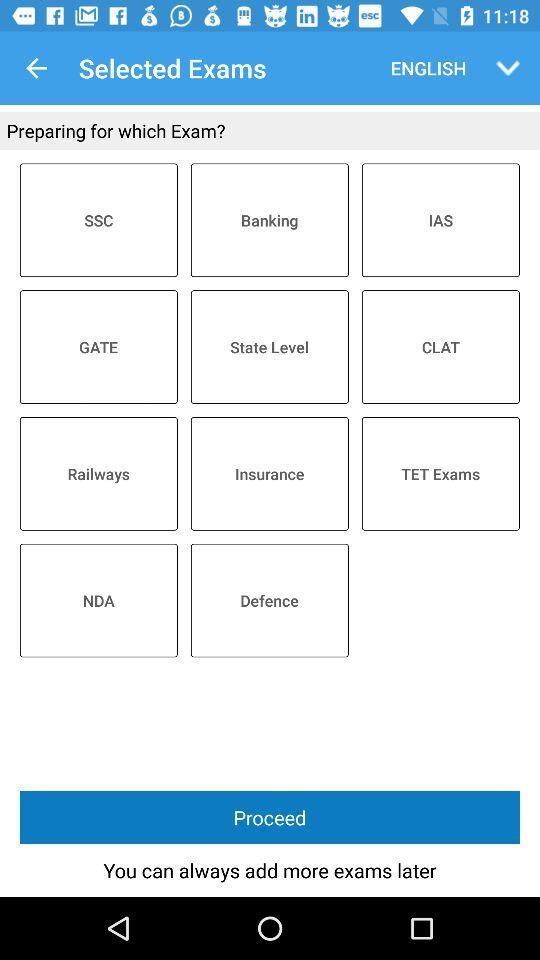  I want to click on item above you can always item, so click(270, 817).